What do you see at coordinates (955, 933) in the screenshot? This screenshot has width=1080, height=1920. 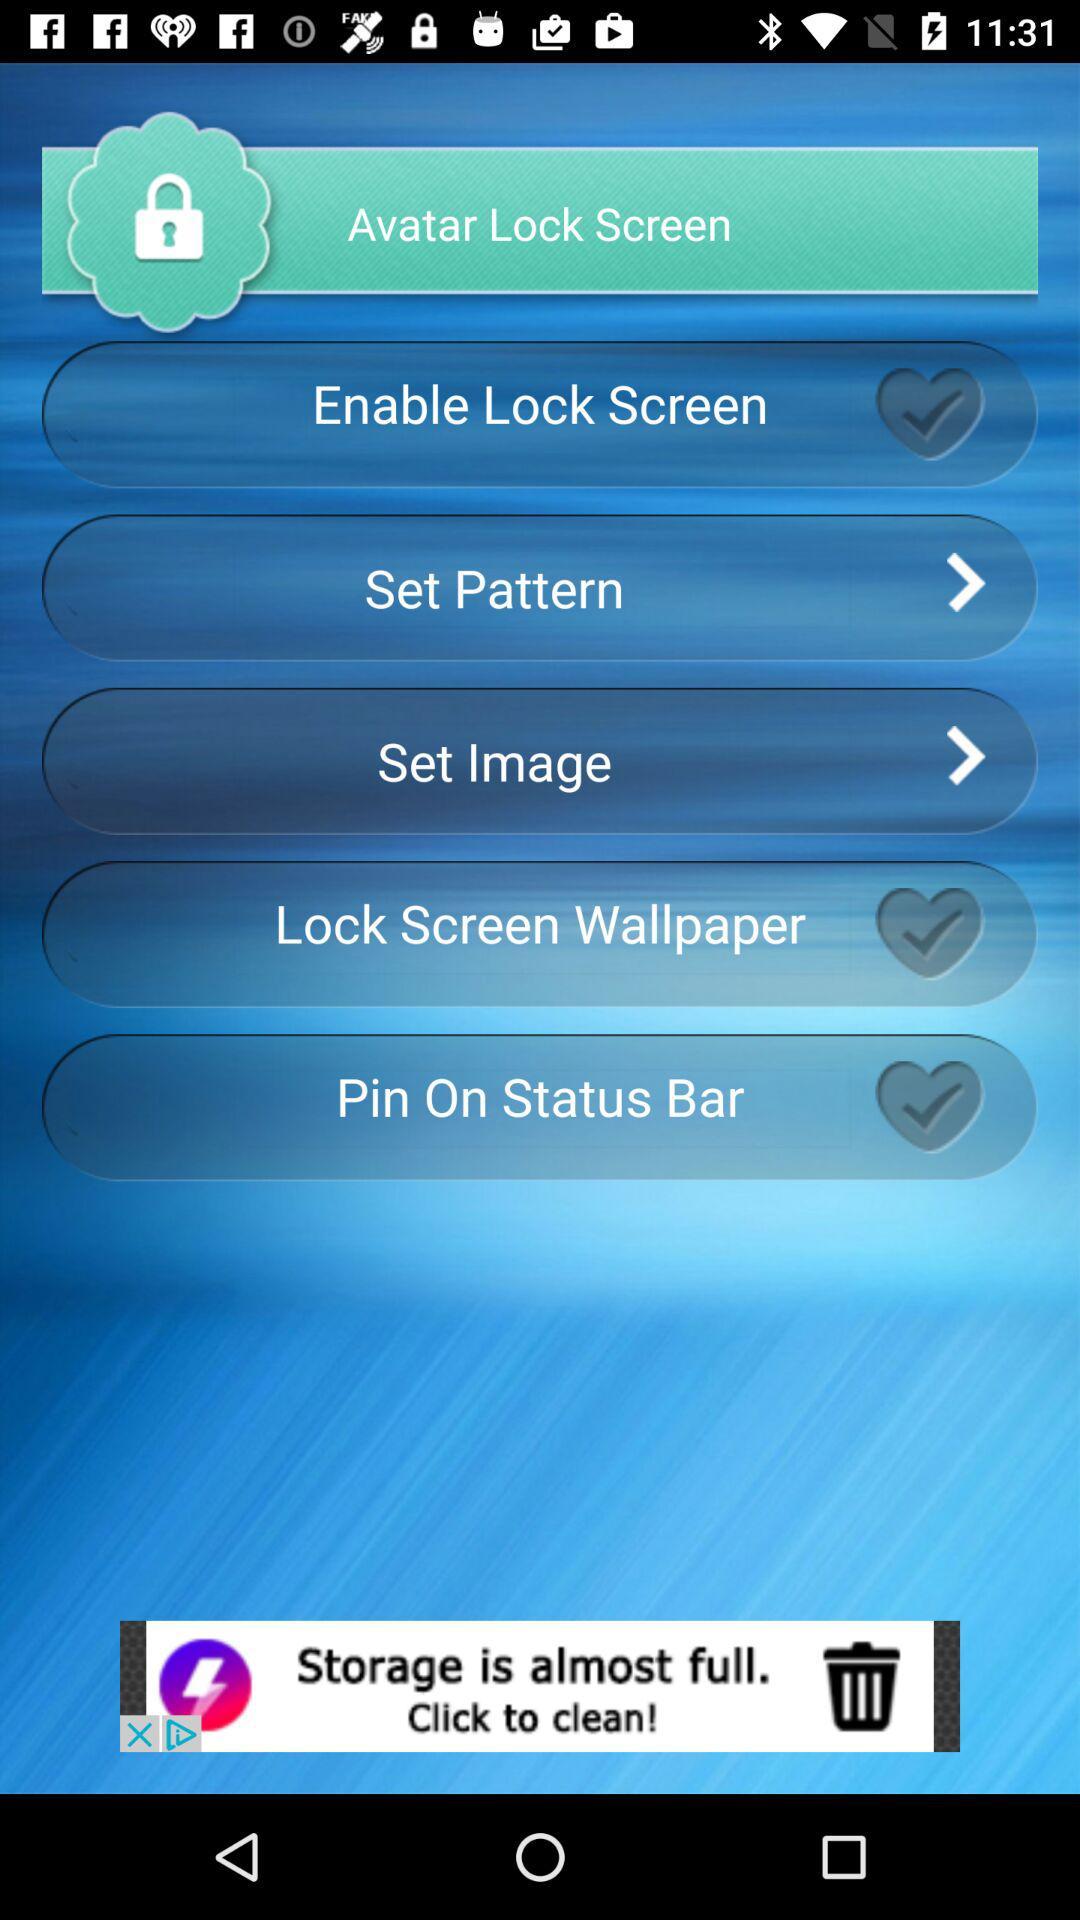 I see `click the tick box` at bounding box center [955, 933].